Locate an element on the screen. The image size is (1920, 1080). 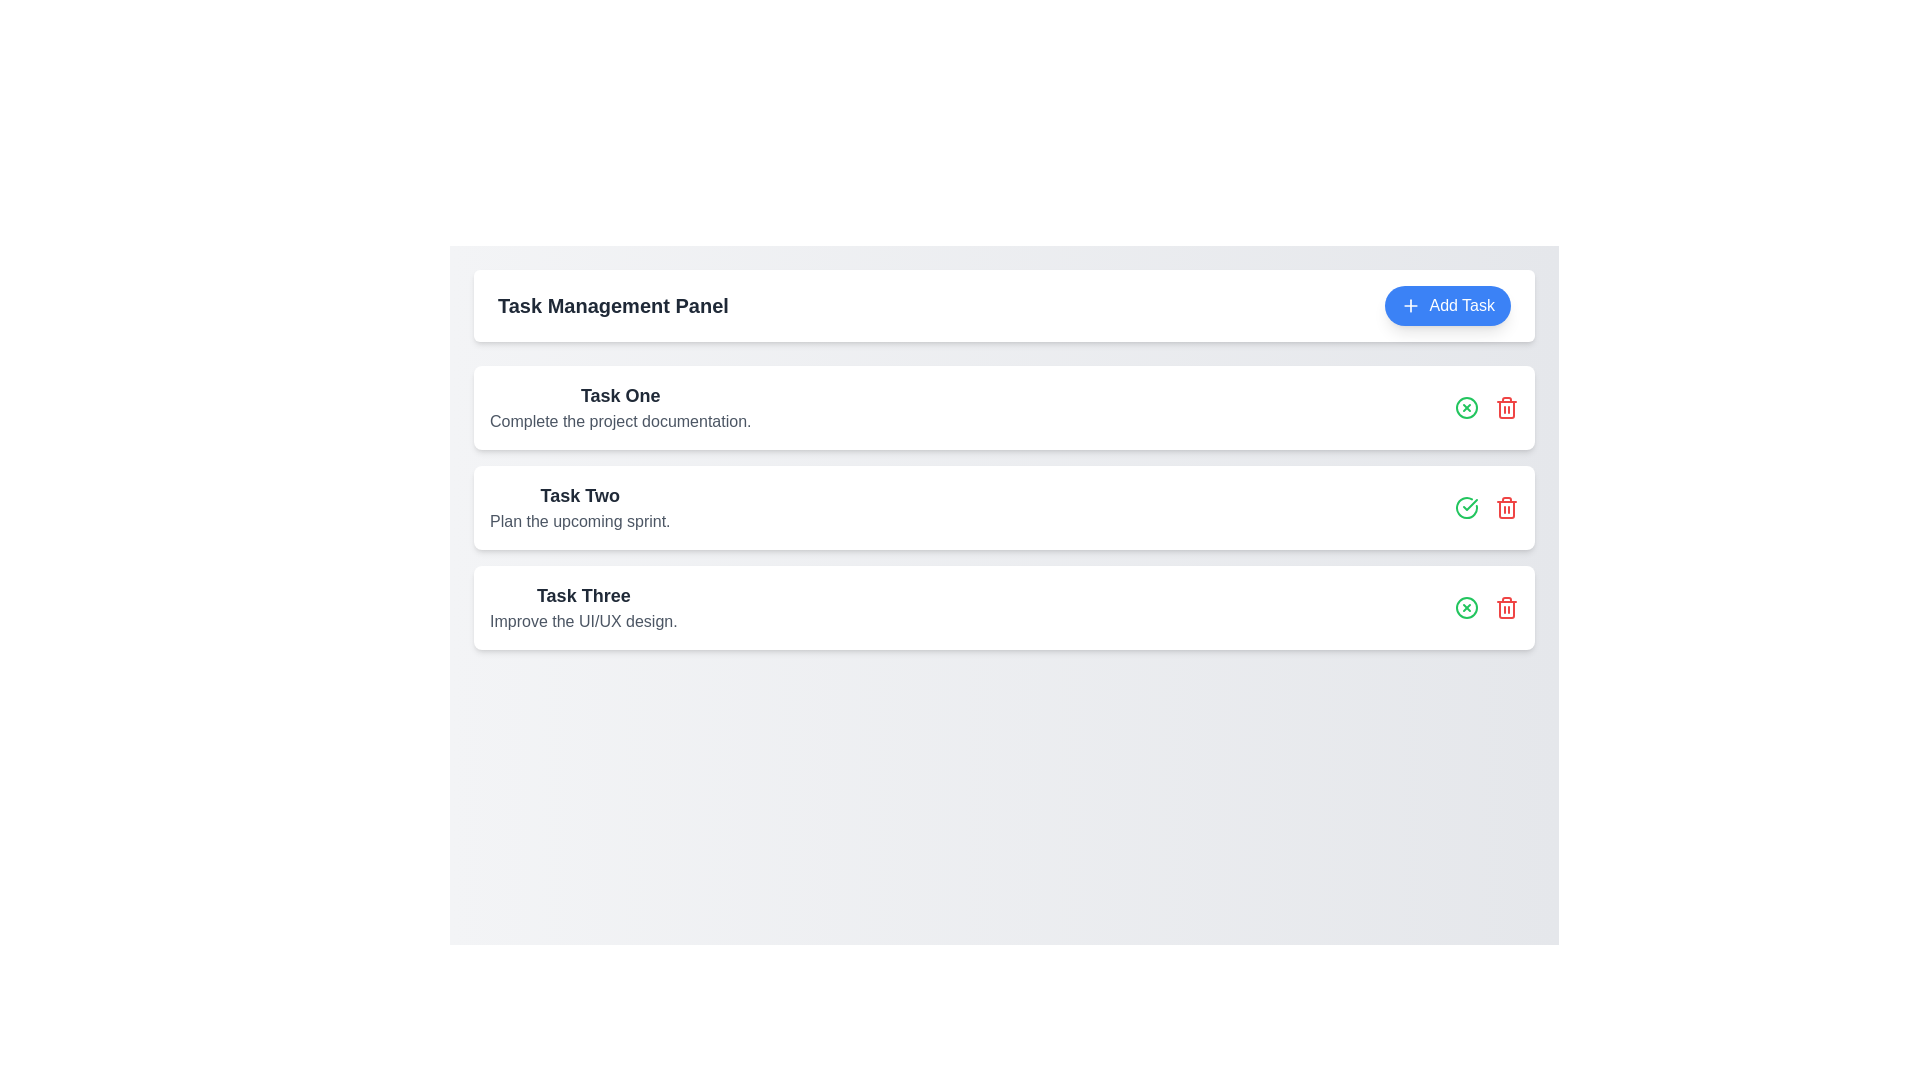
the delete button located at the far right of the third row in the task list for 'Task Three' is located at coordinates (1507, 508).